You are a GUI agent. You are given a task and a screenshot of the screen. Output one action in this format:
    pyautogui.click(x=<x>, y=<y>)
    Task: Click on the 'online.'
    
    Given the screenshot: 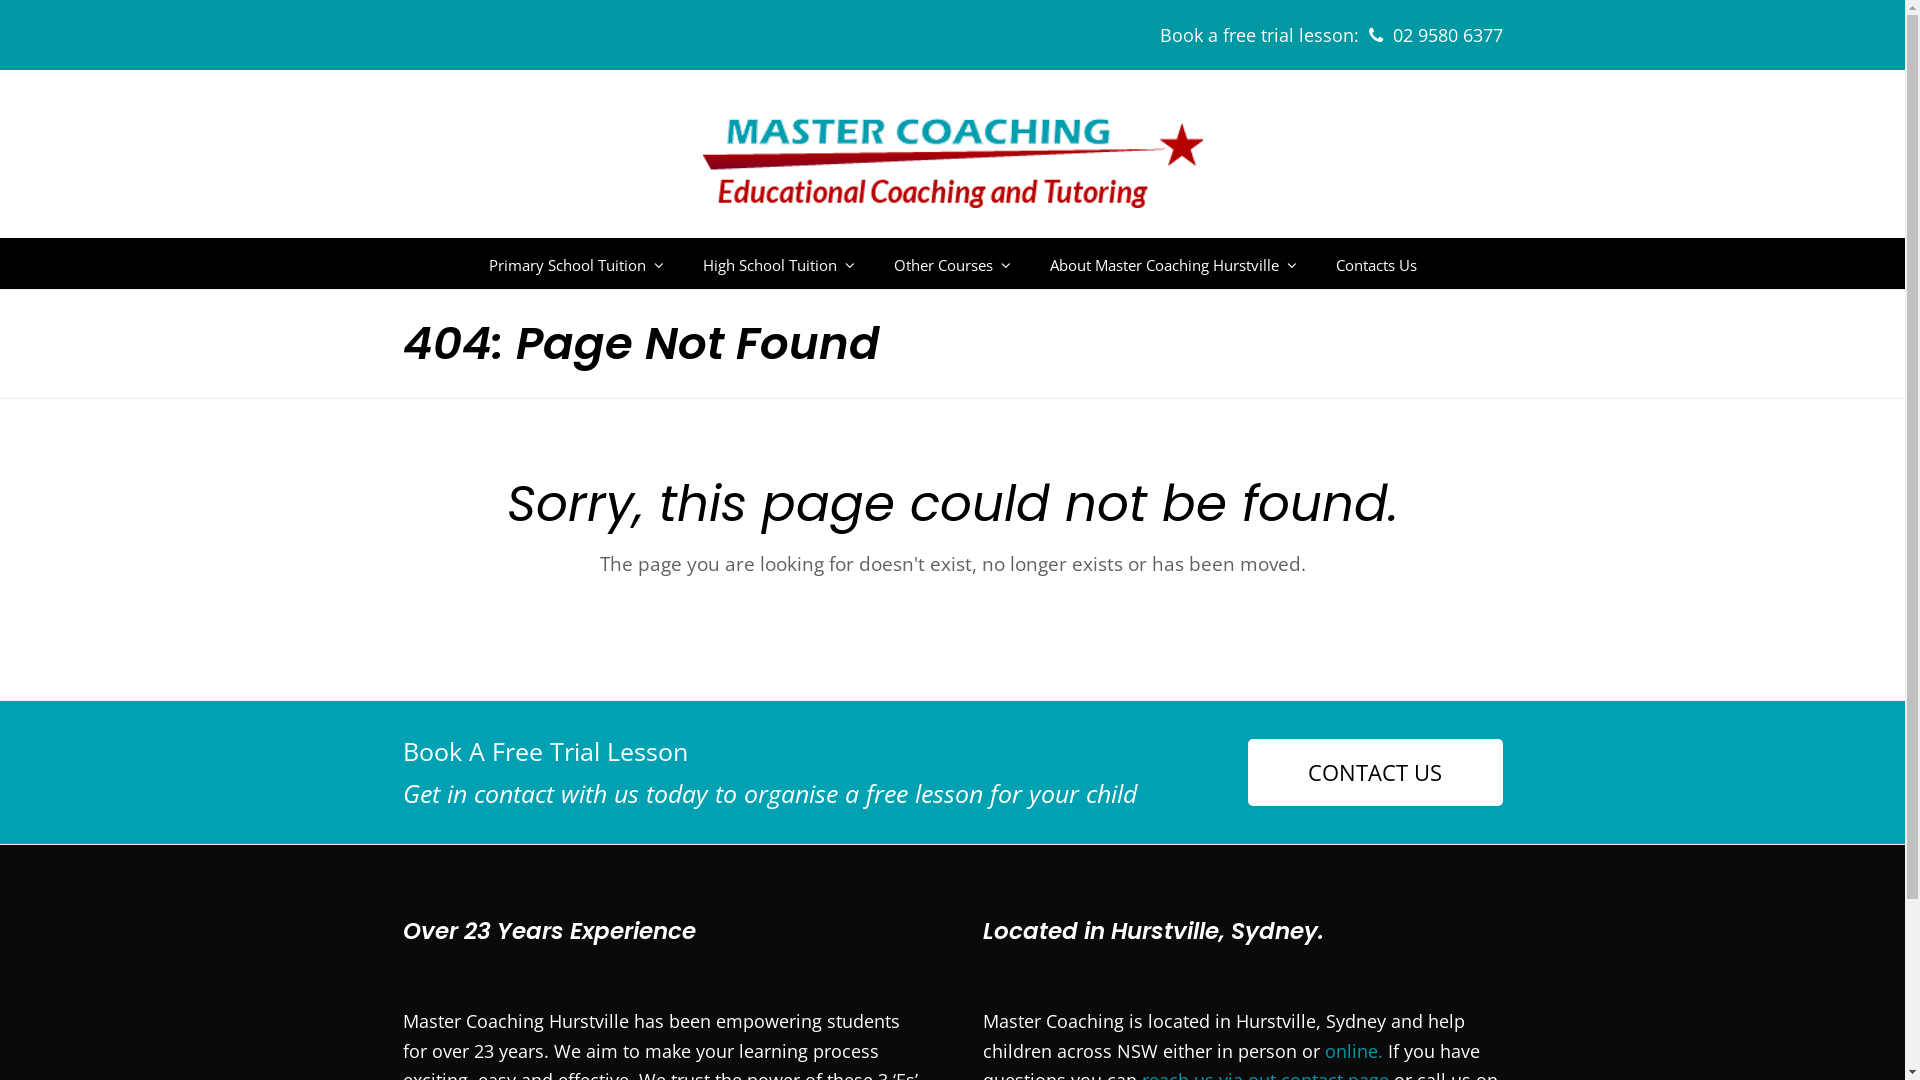 What is the action you would take?
    pyautogui.click(x=1353, y=1049)
    